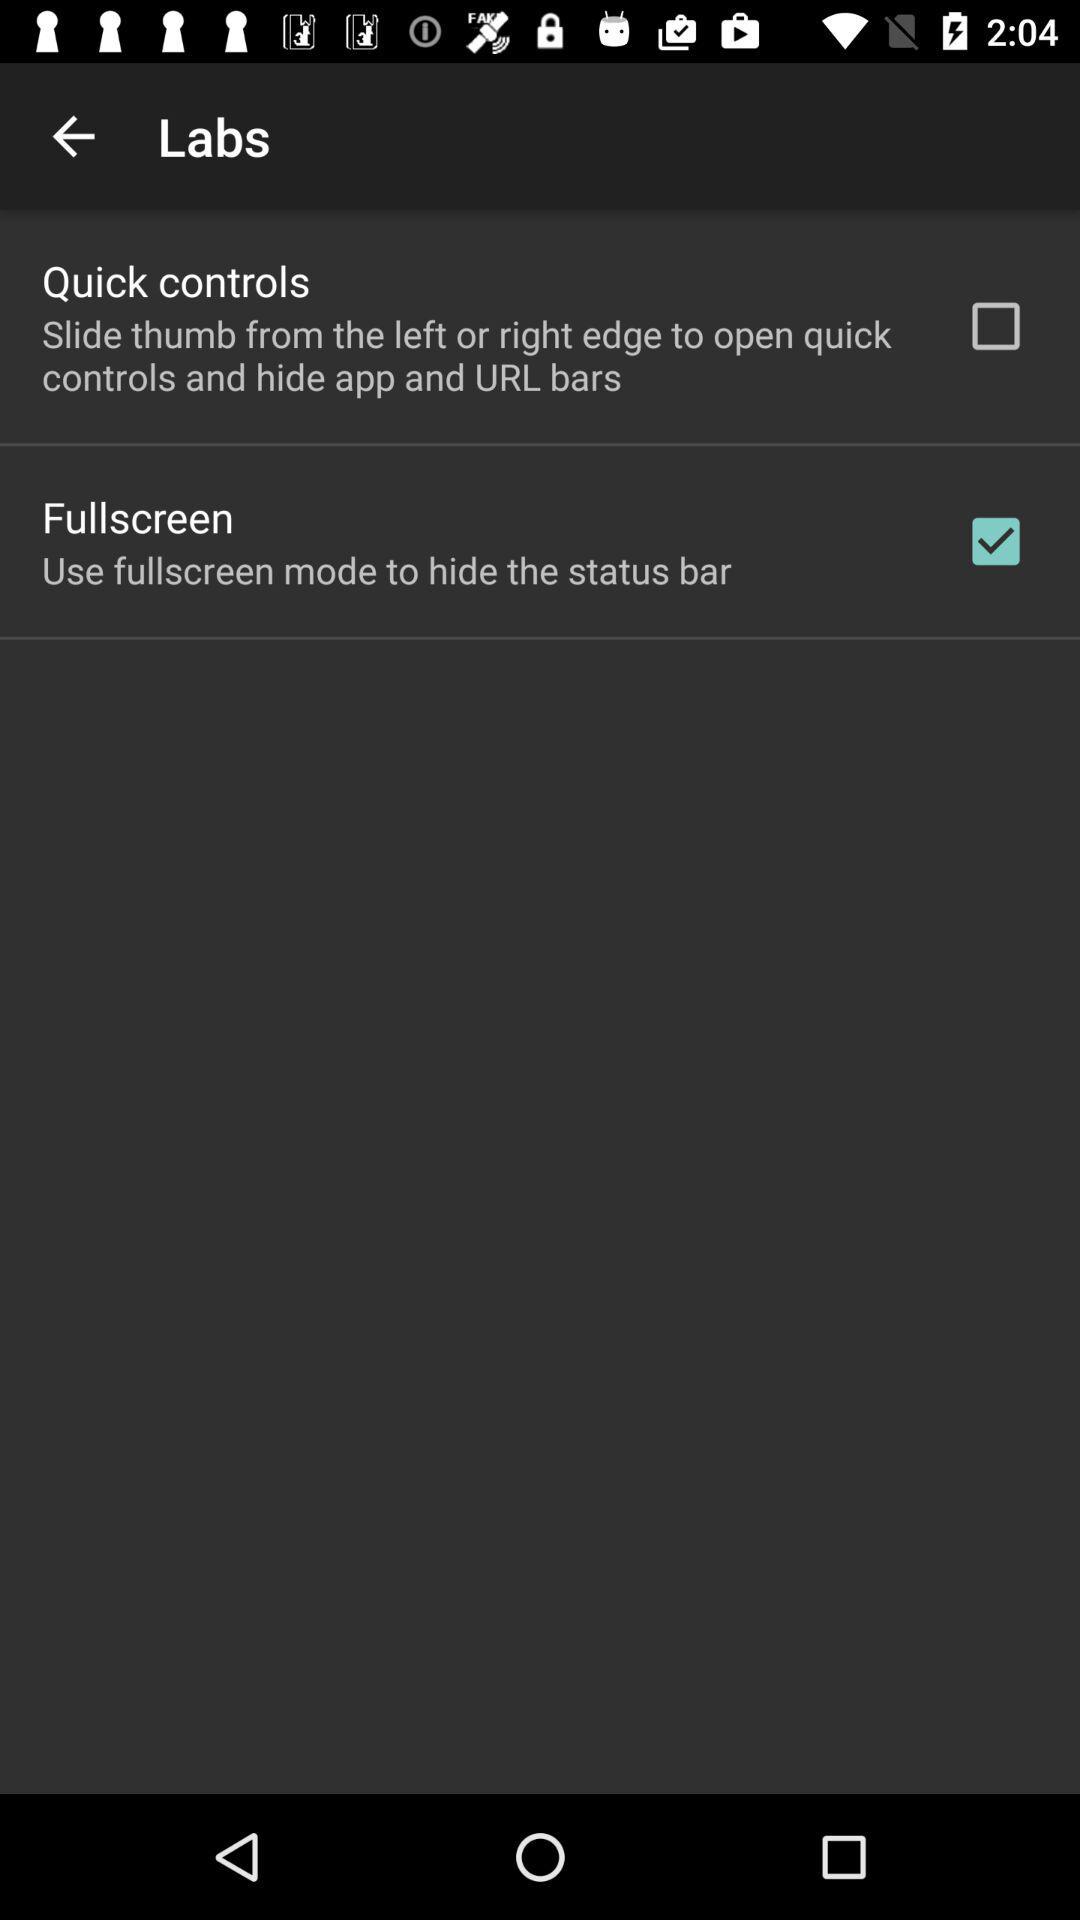 This screenshot has width=1080, height=1920. Describe the element at coordinates (386, 569) in the screenshot. I see `use fullscreen mode item` at that location.